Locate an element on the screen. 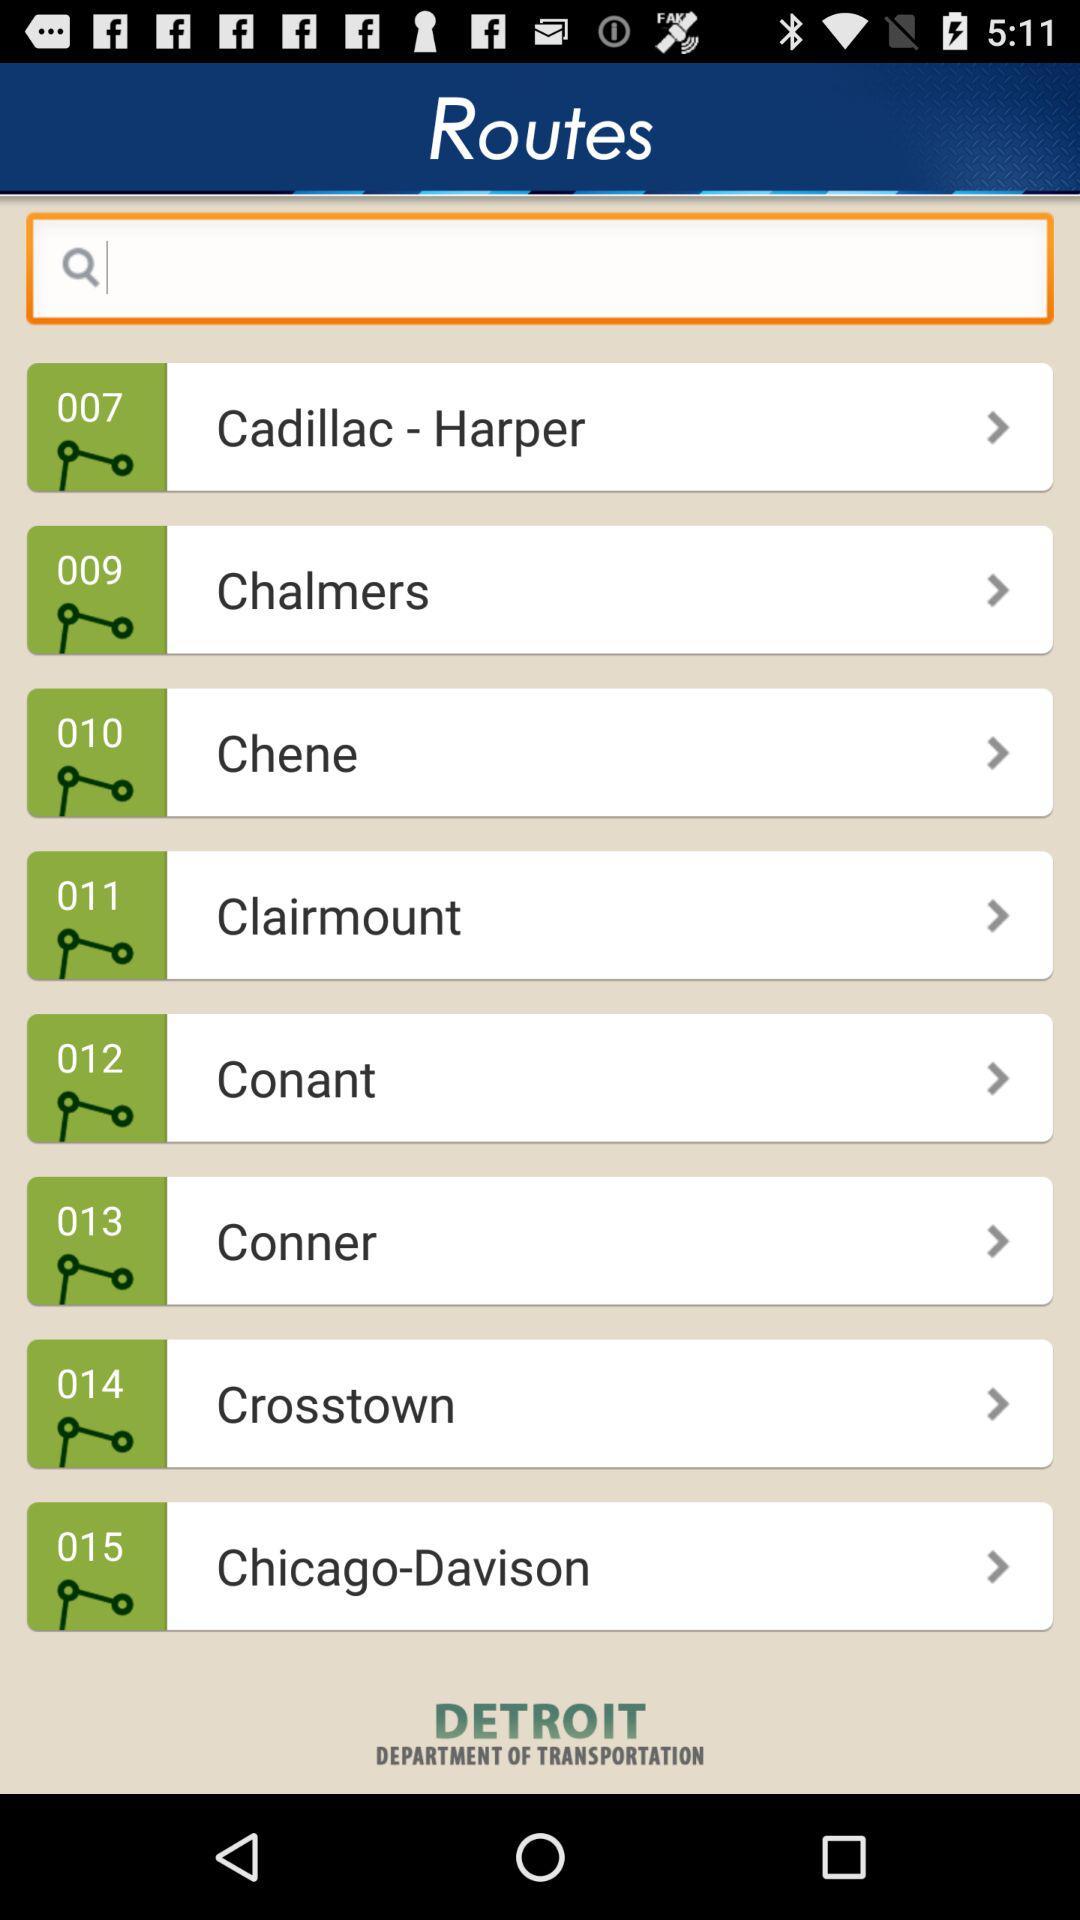  search is located at coordinates (540, 272).